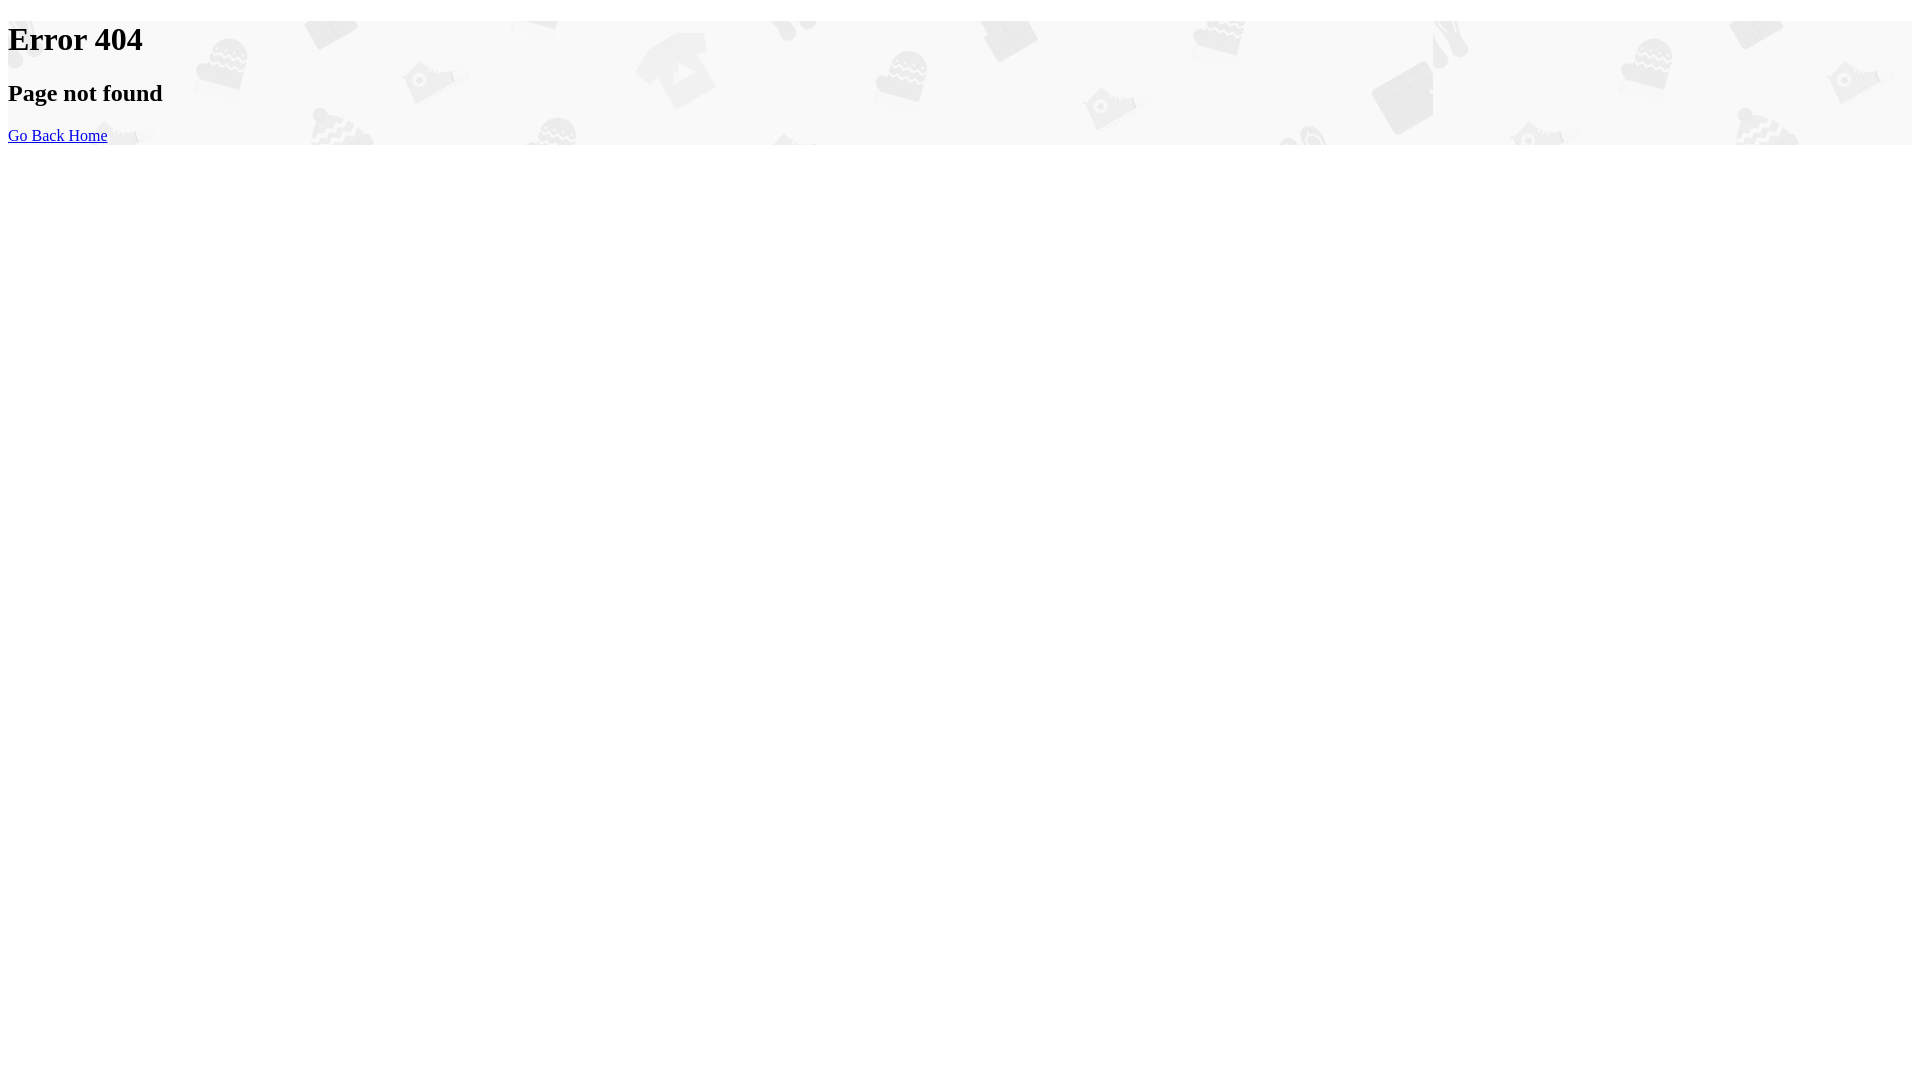  Describe the element at coordinates (57, 135) in the screenshot. I see `'Go Back Home'` at that location.